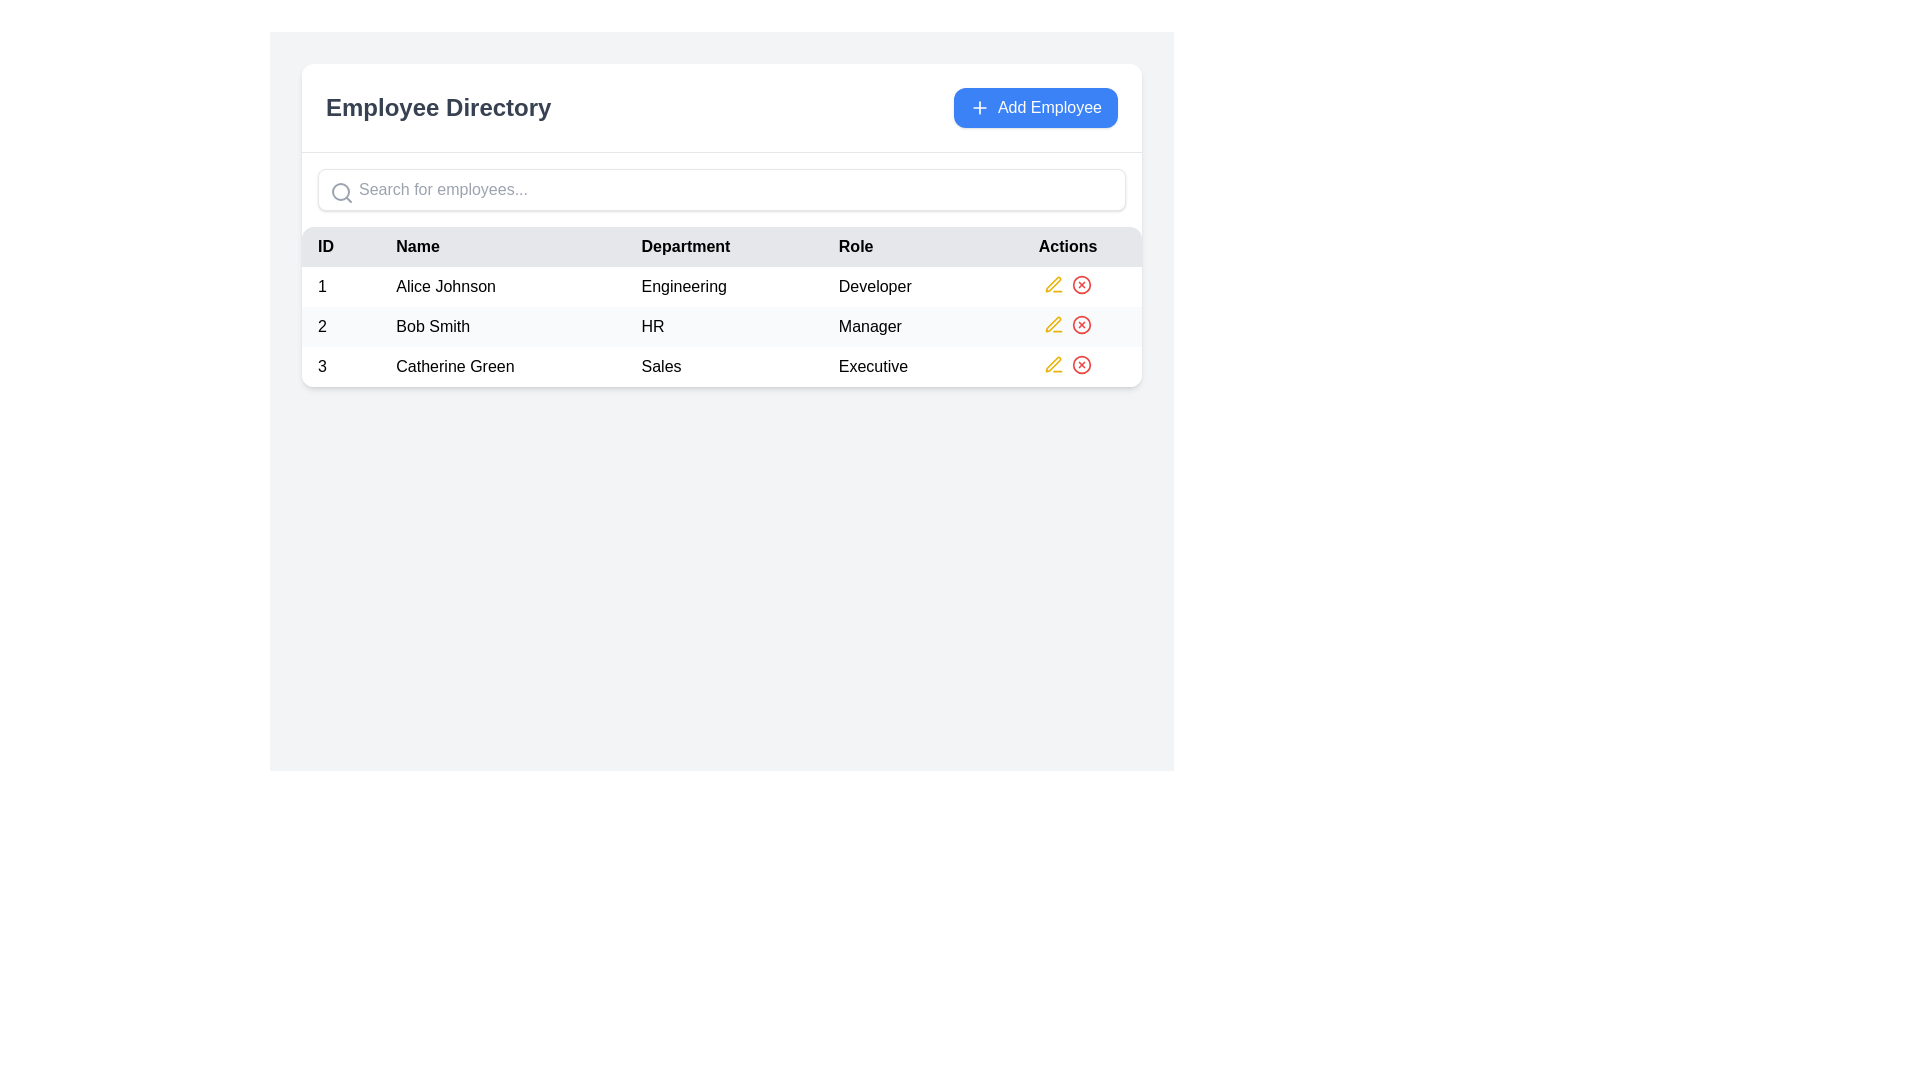 The width and height of the screenshot is (1920, 1080). What do you see at coordinates (1080, 323) in the screenshot?
I see `the delete icon button located in the 'Actions' column of the second row in the employee directory table` at bounding box center [1080, 323].